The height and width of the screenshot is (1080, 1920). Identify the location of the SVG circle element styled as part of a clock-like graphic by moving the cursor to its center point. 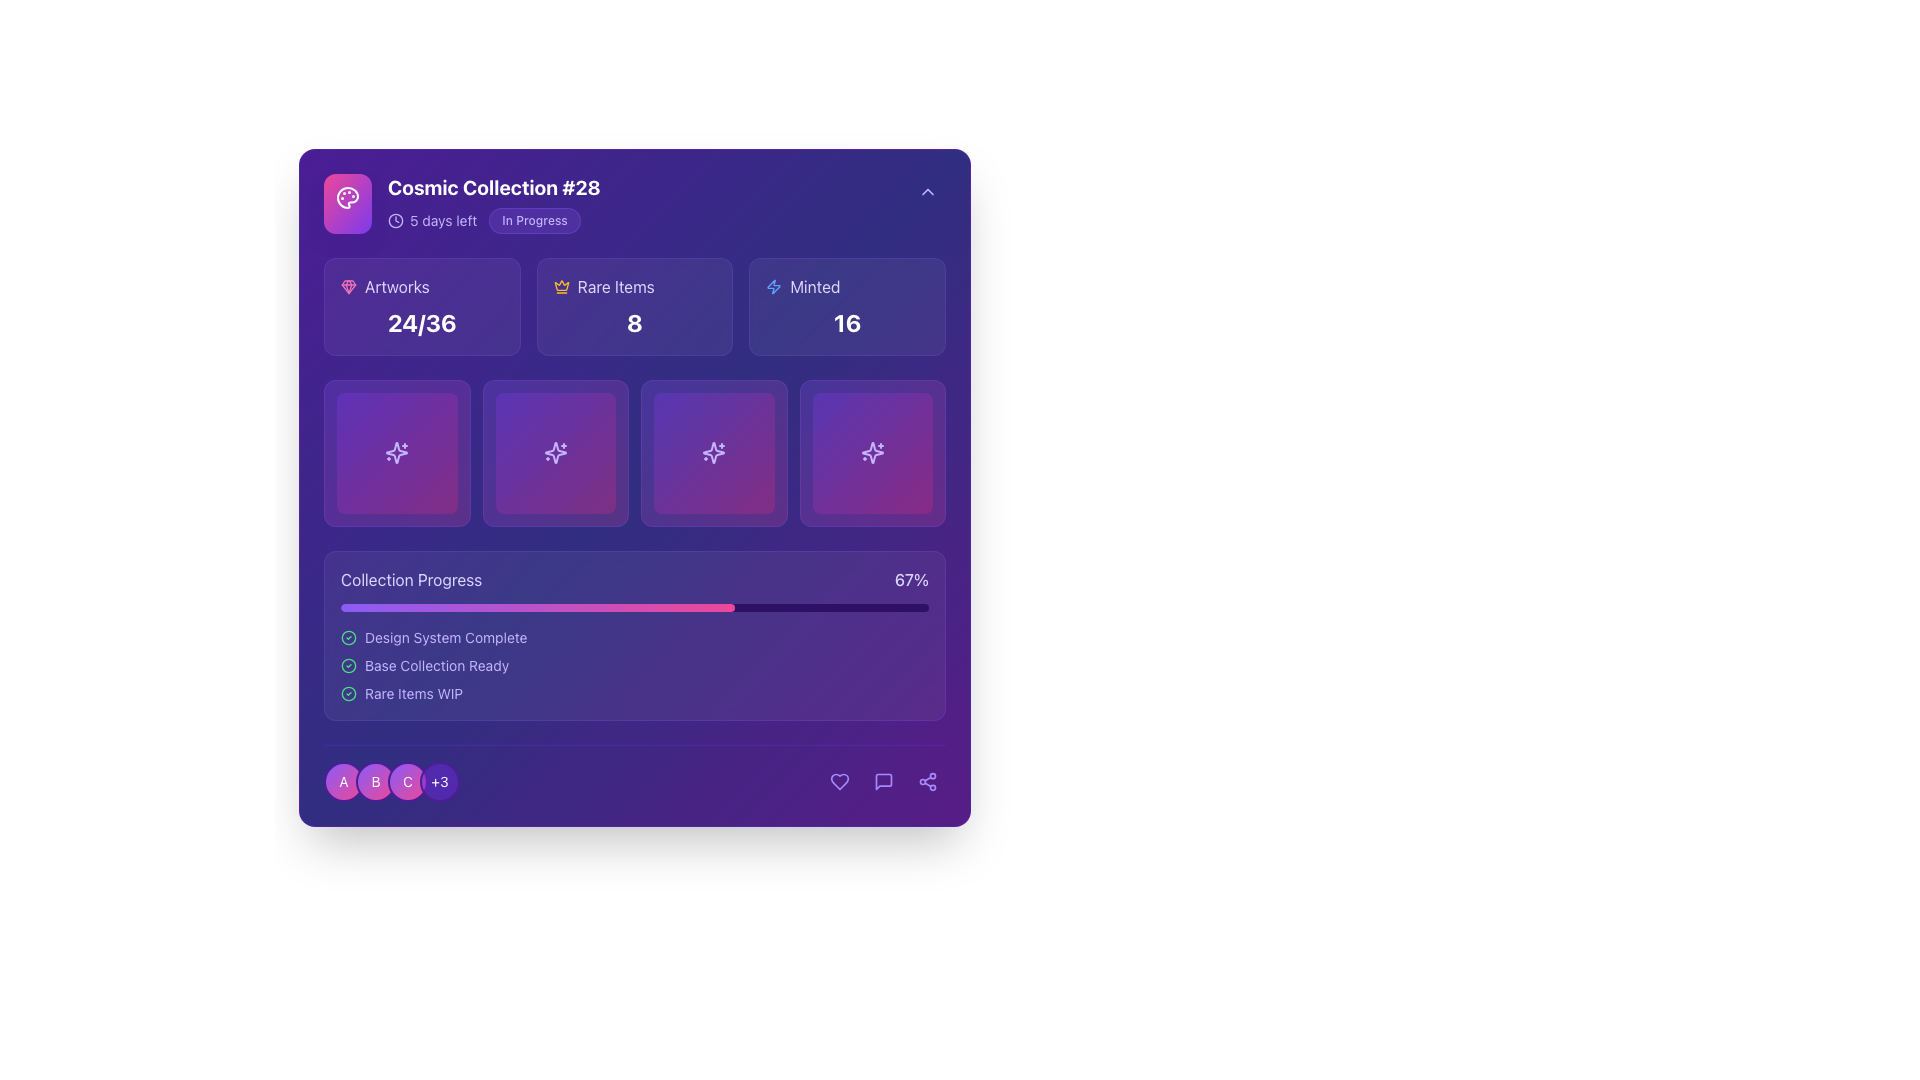
(395, 220).